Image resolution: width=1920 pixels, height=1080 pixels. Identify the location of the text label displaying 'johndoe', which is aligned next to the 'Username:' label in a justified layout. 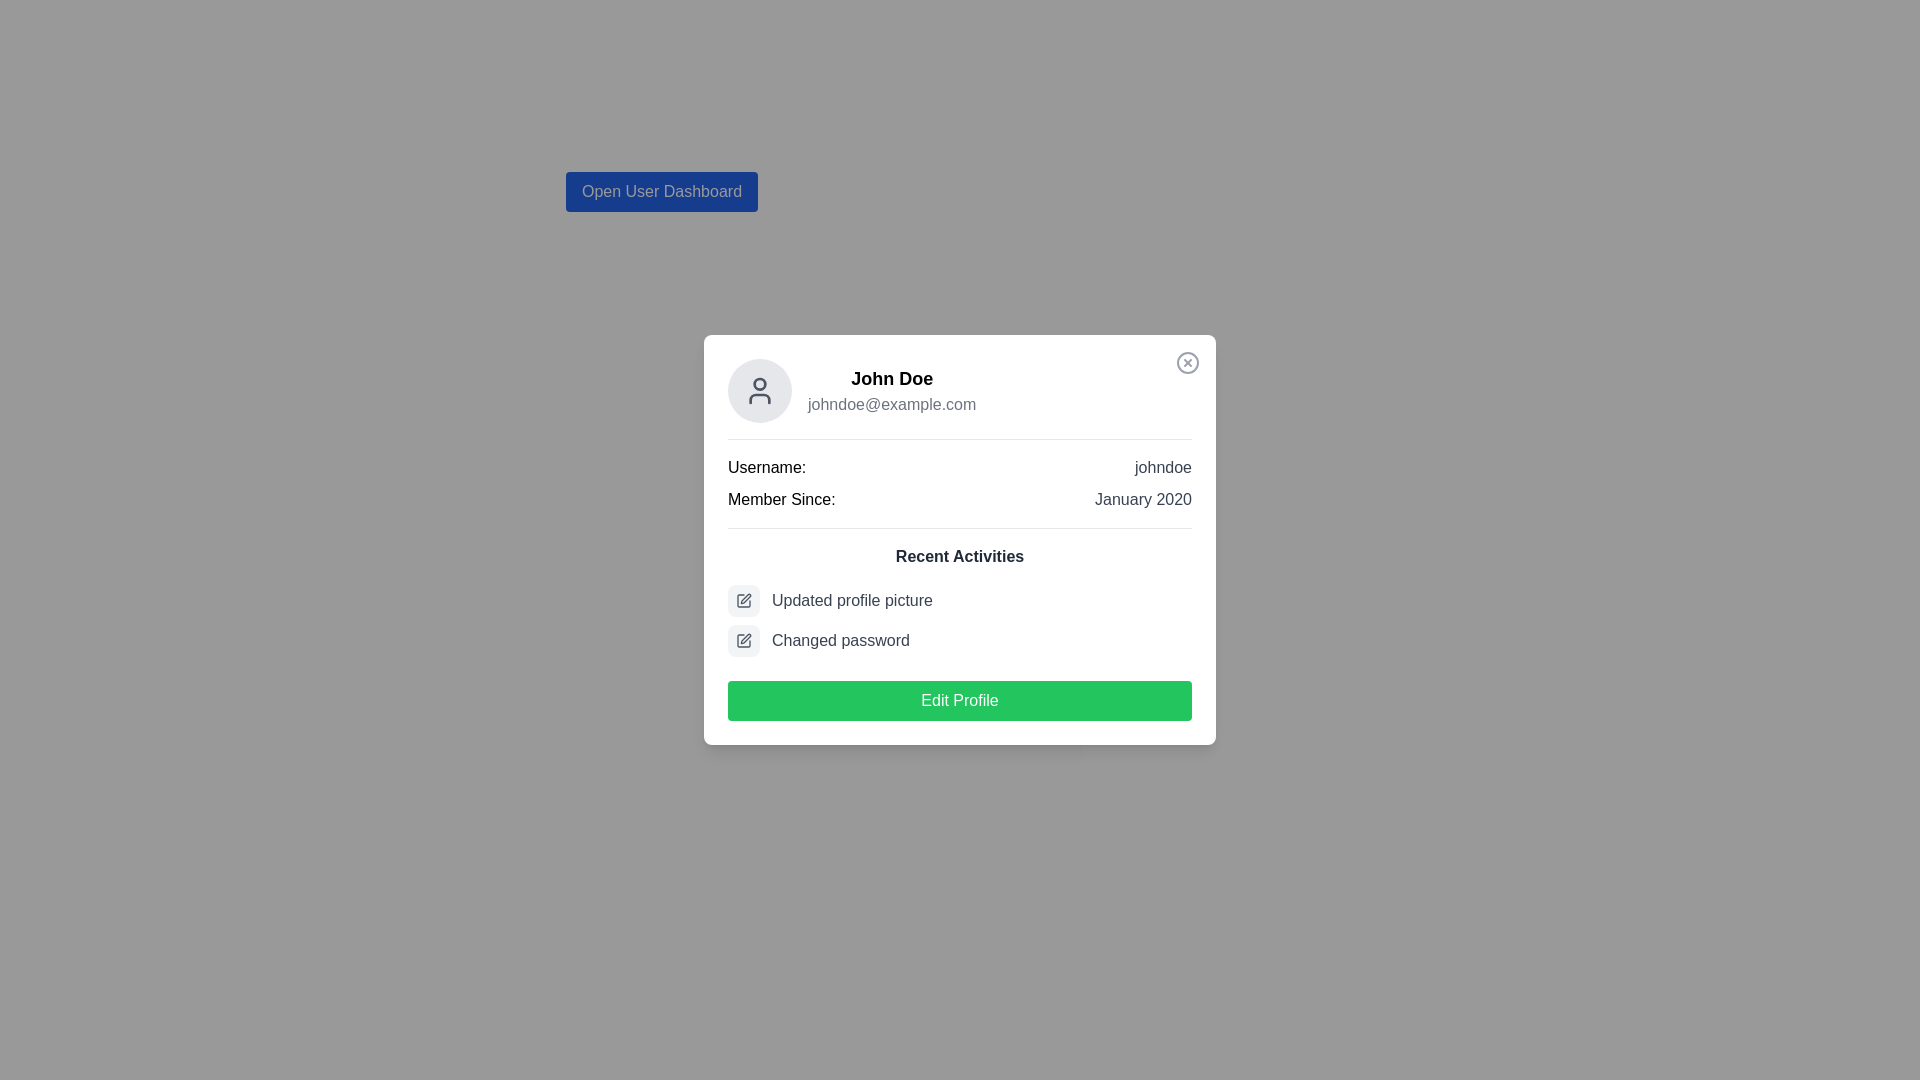
(1163, 467).